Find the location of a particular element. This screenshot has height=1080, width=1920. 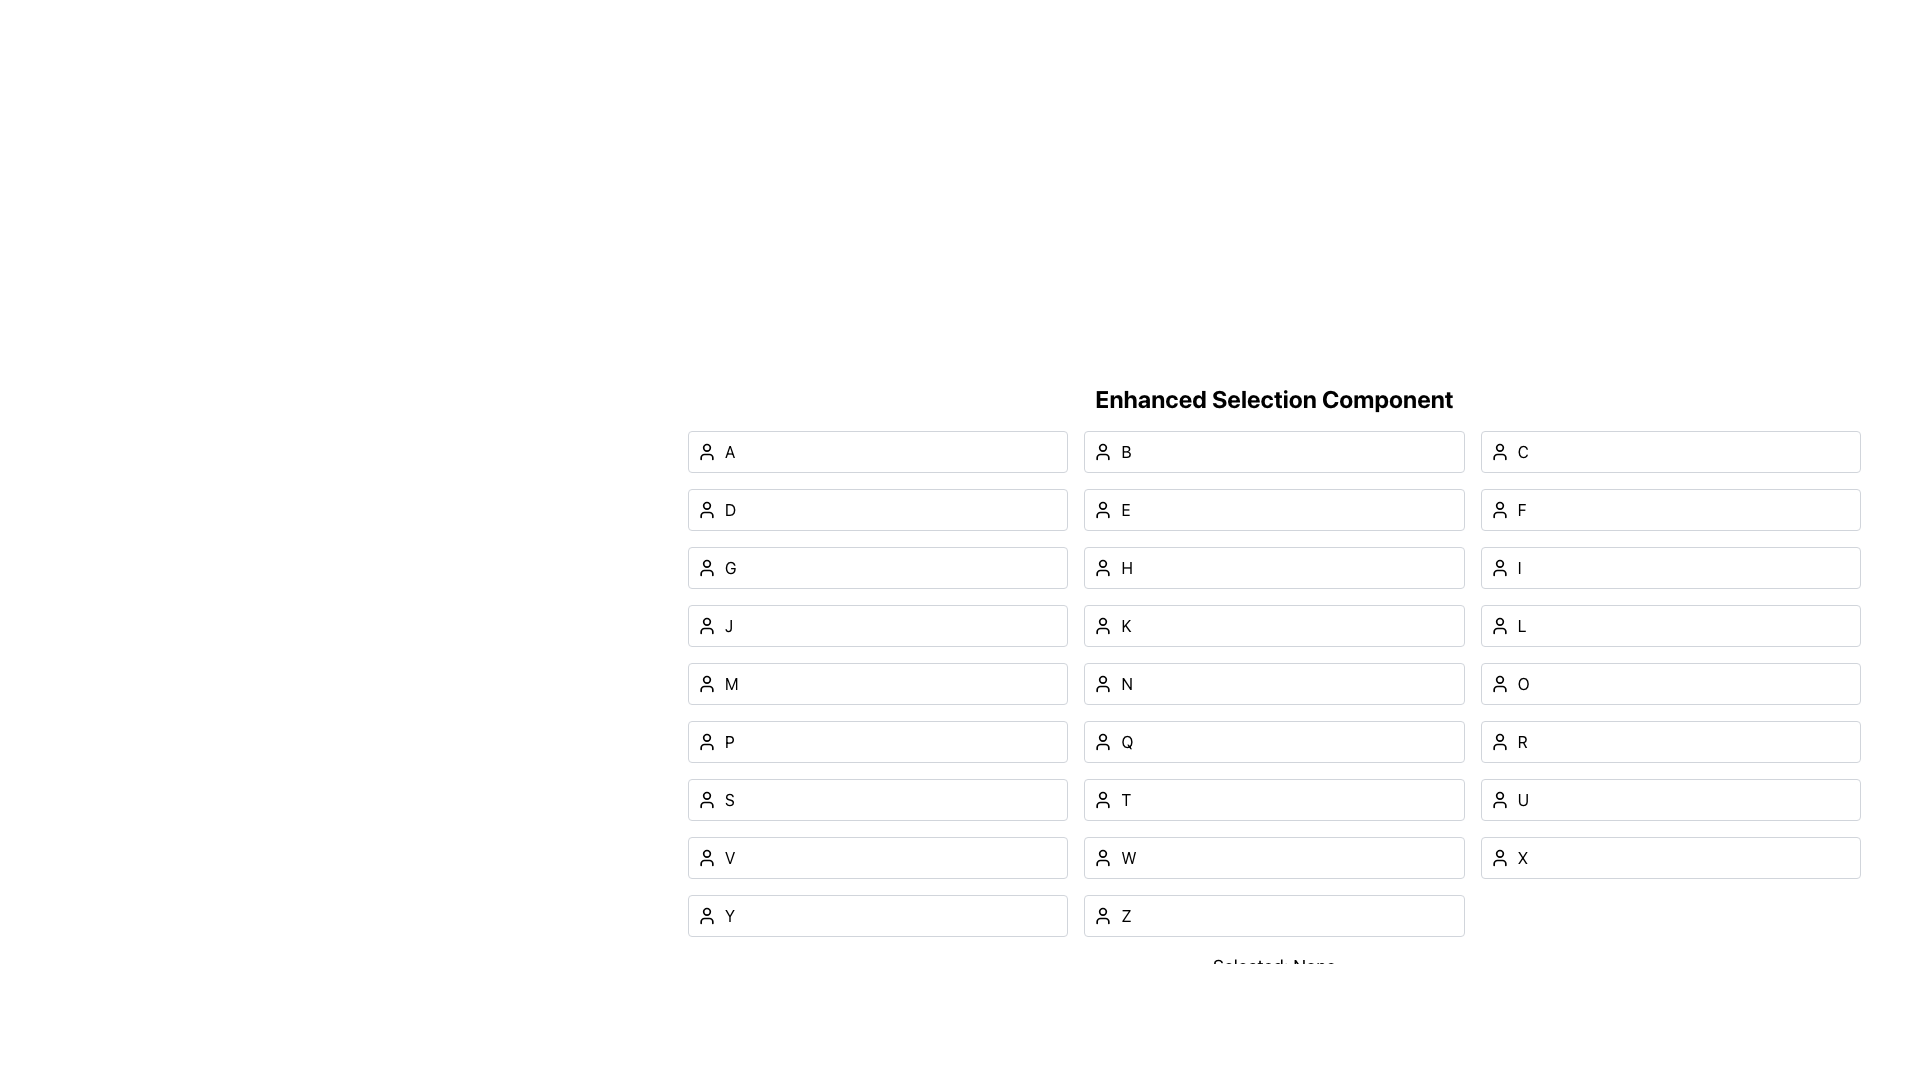

the interactive button for selecting the option corresponding to the letter 'S' is located at coordinates (878, 798).